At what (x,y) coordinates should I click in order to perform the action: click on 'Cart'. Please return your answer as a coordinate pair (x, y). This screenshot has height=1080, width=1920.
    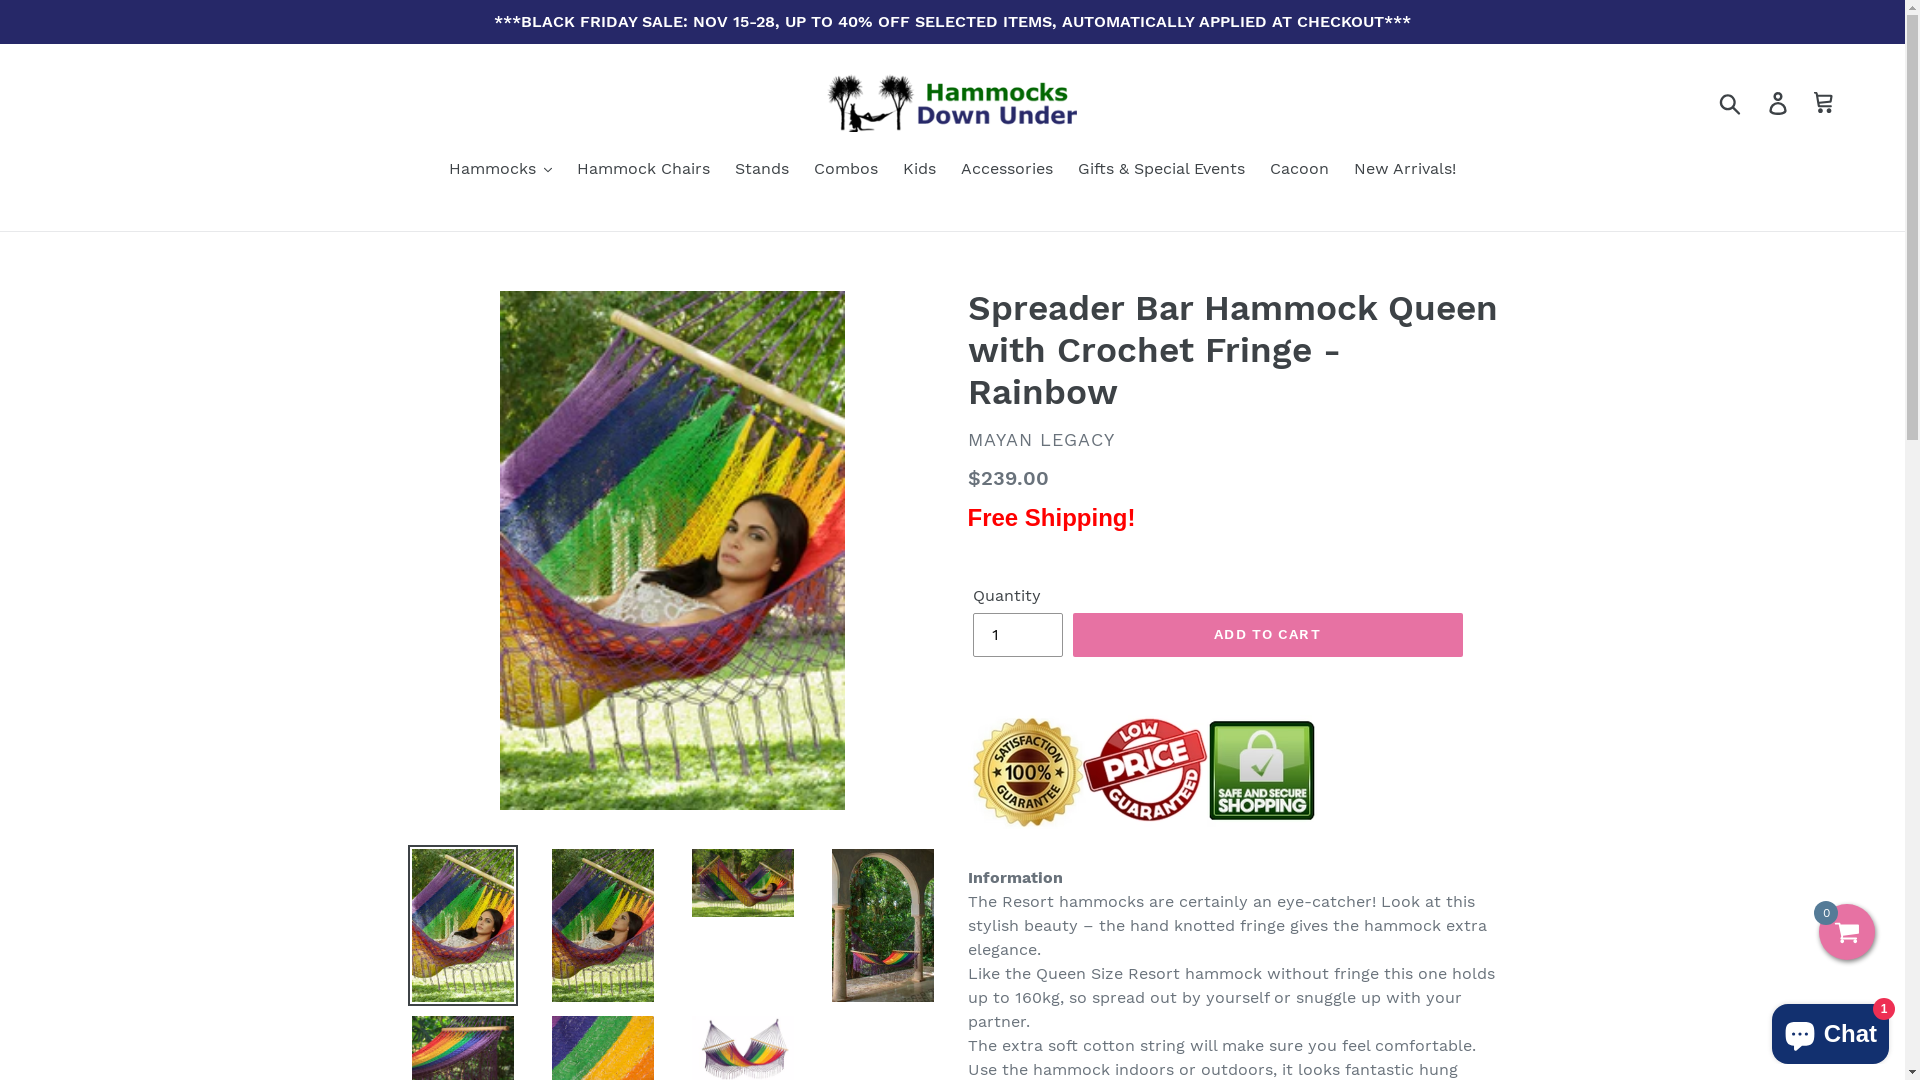
    Looking at the image, I should click on (1826, 103).